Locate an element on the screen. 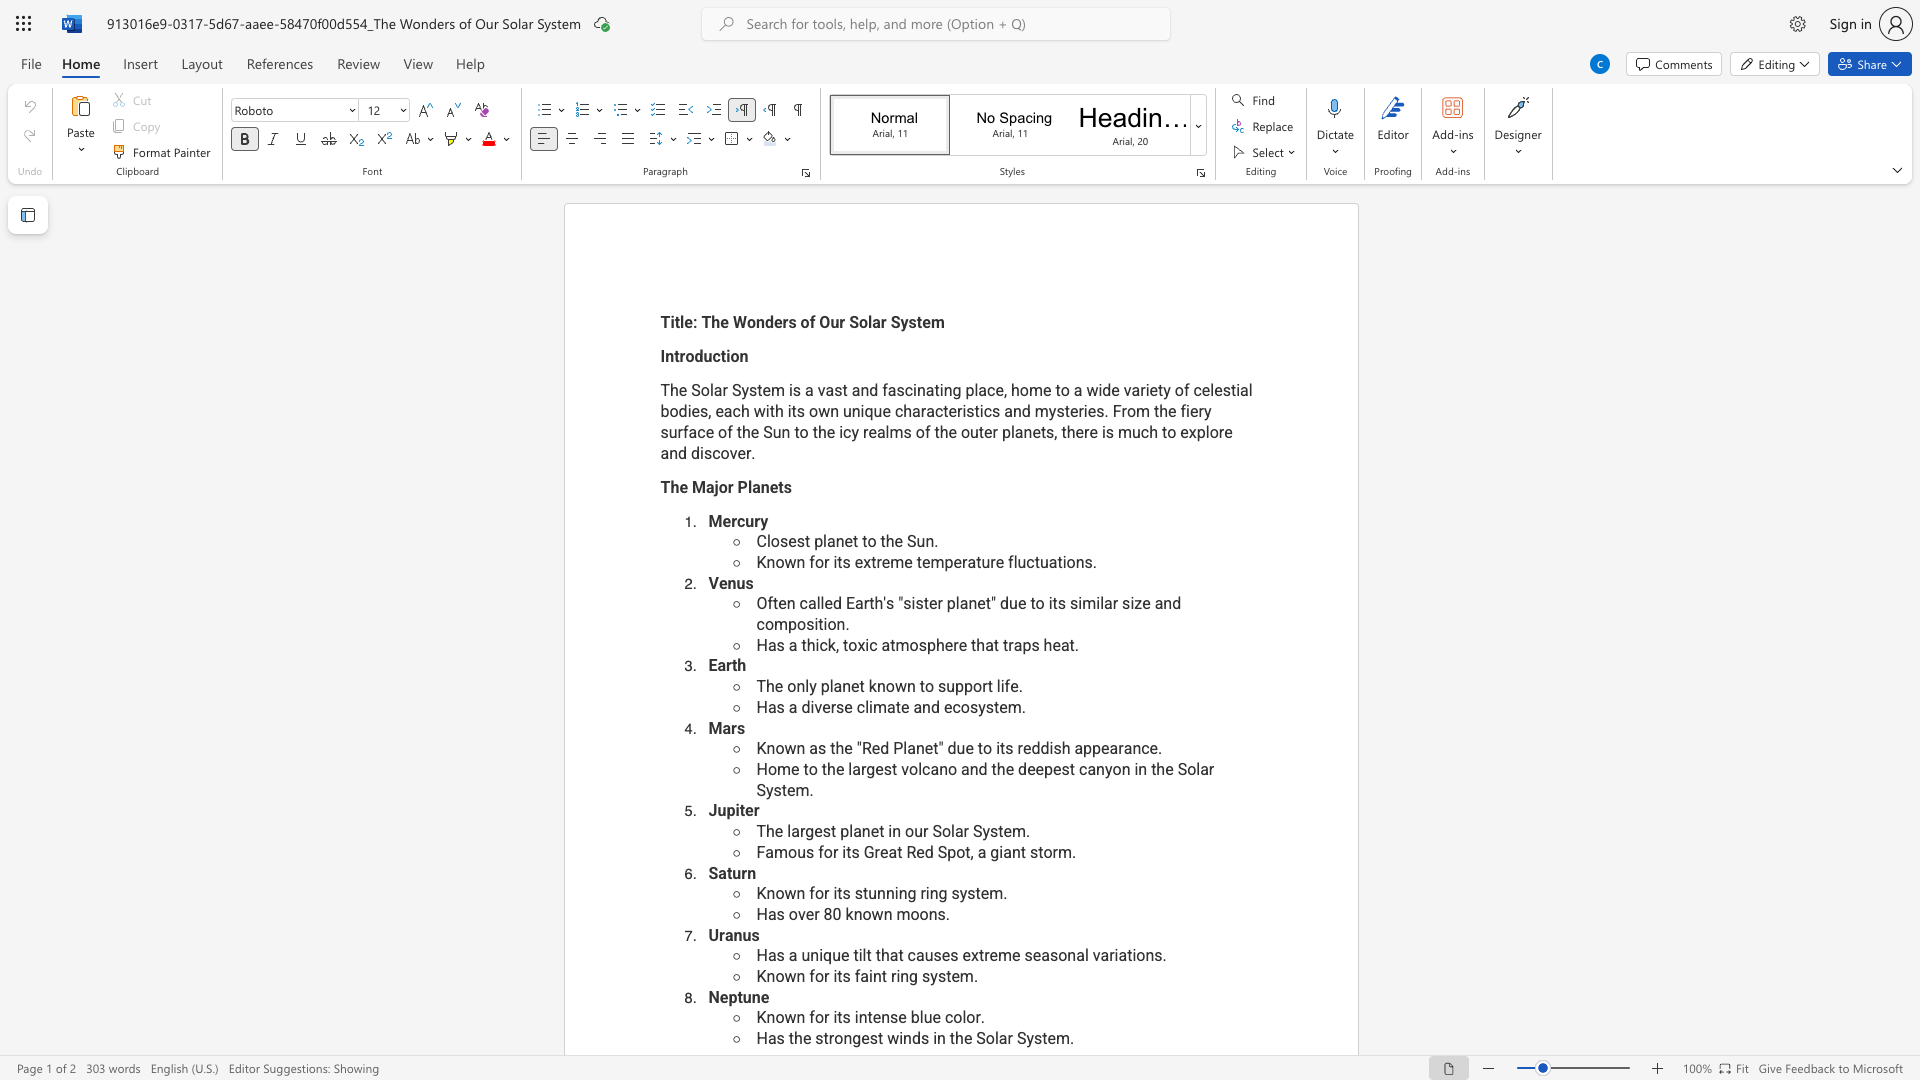 This screenshot has height=1080, width=1920. the subset text "ctuations" within the text "Known for its extreme temperature fluctuations." is located at coordinates (1026, 562).